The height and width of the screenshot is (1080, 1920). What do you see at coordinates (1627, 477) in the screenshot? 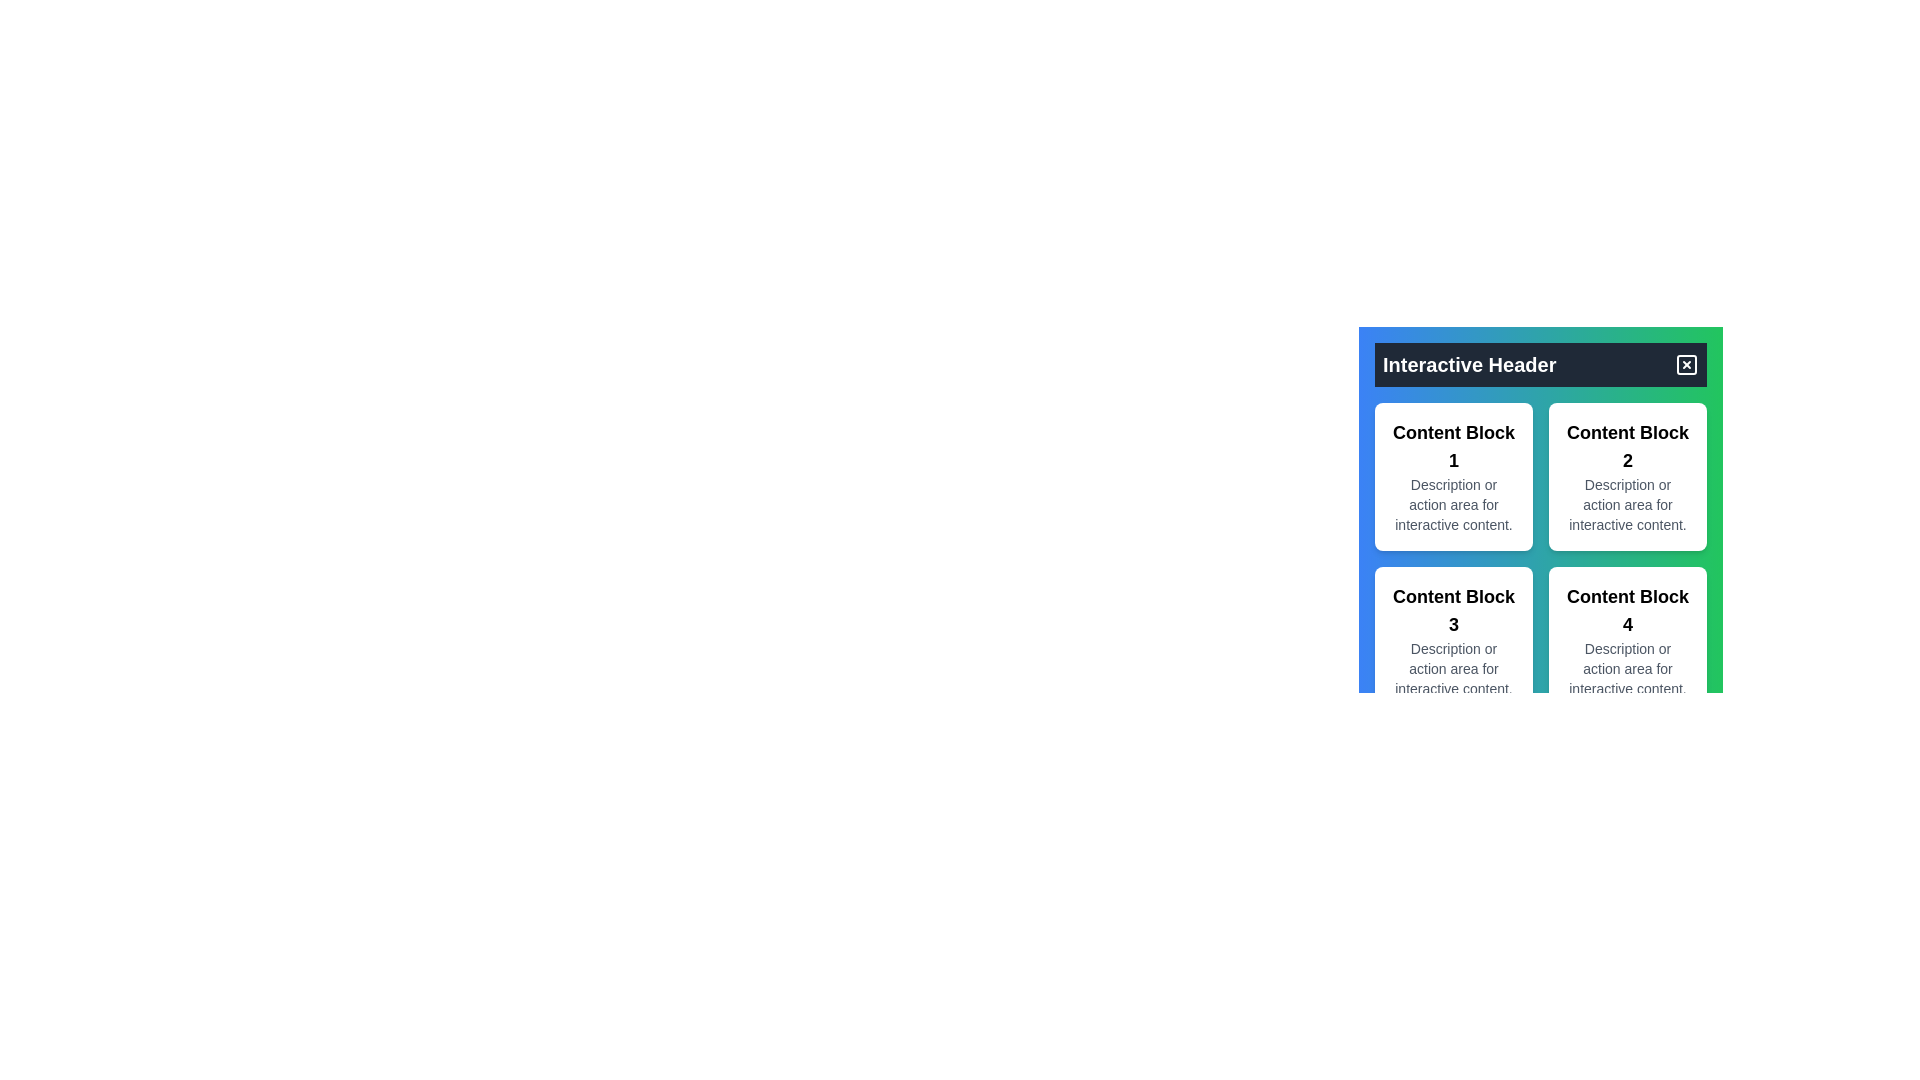
I see `text content of the second card in the grid layout, located at the top-right section adjacent to 'Content Block 1' and above 'Content Block 4'` at bounding box center [1627, 477].